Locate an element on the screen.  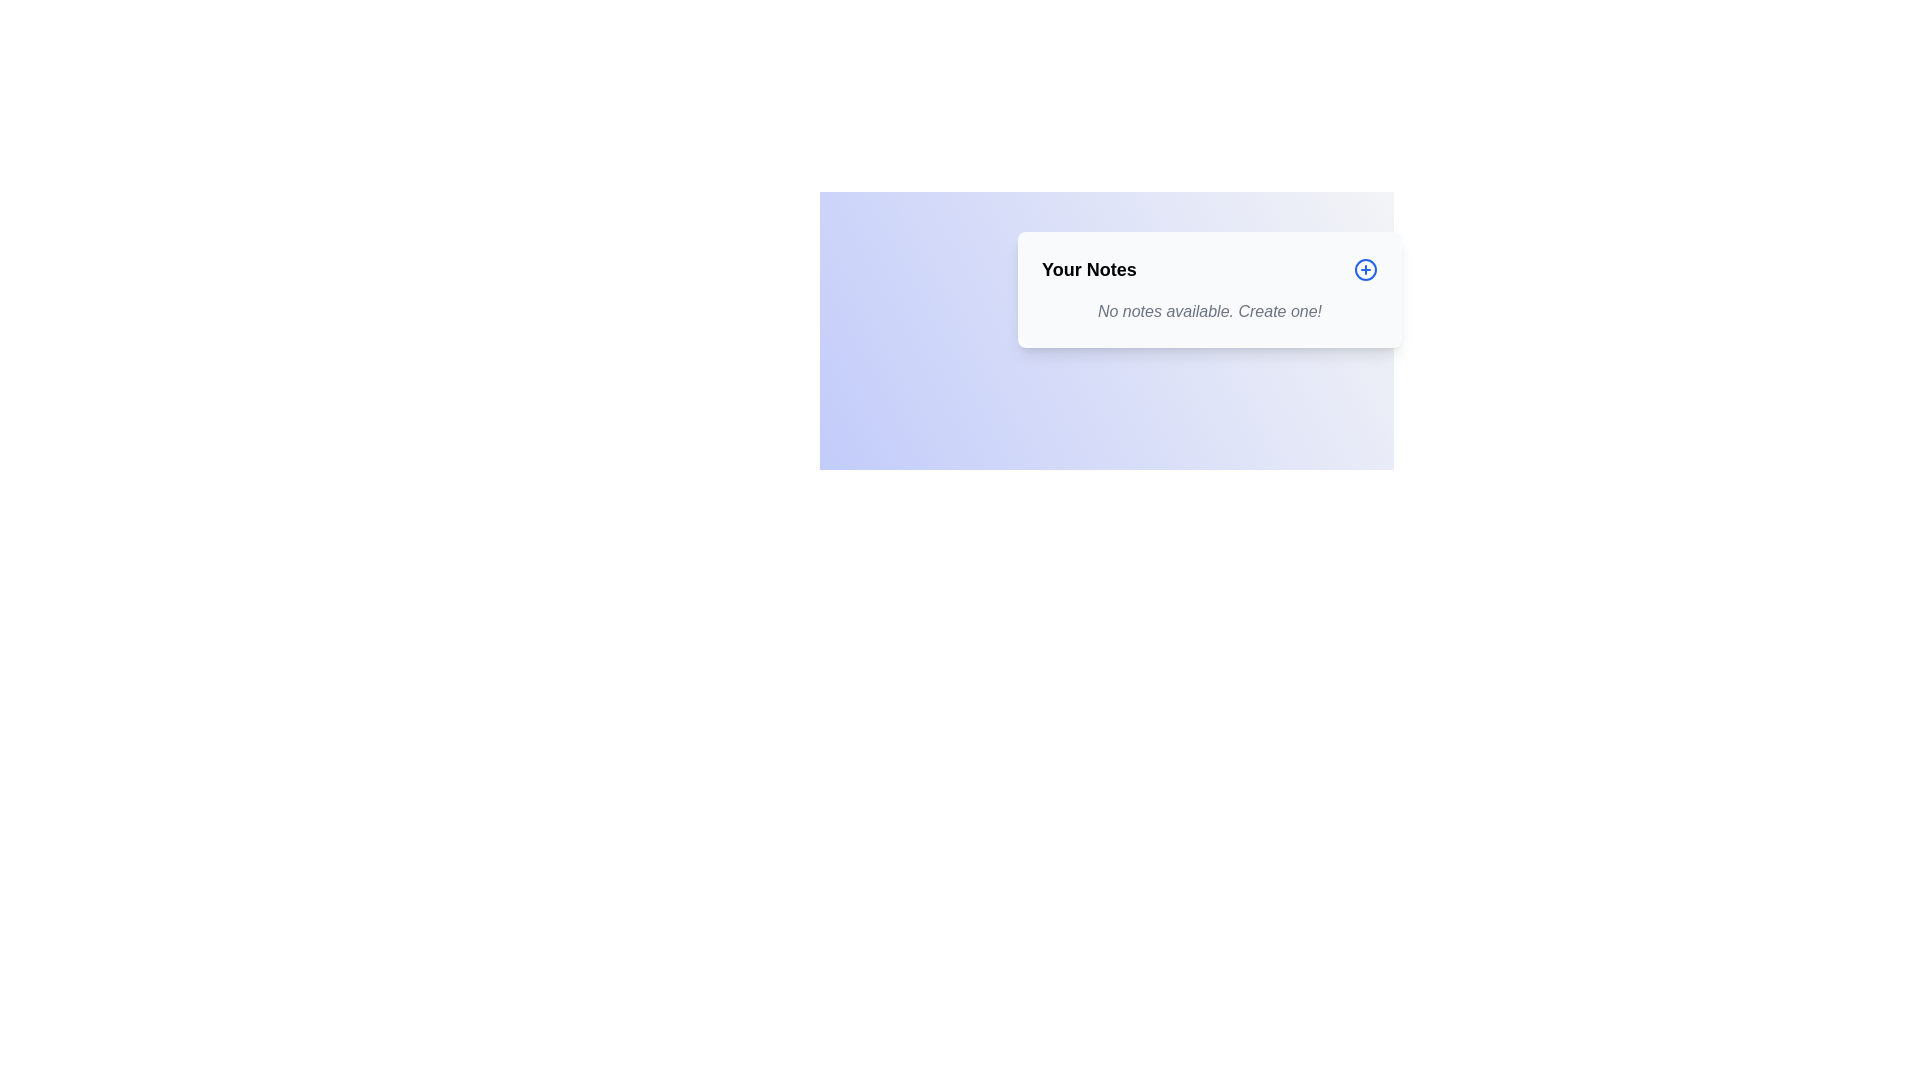
the button located to the far right of the 'Your Notes' title is located at coordinates (1365, 270).